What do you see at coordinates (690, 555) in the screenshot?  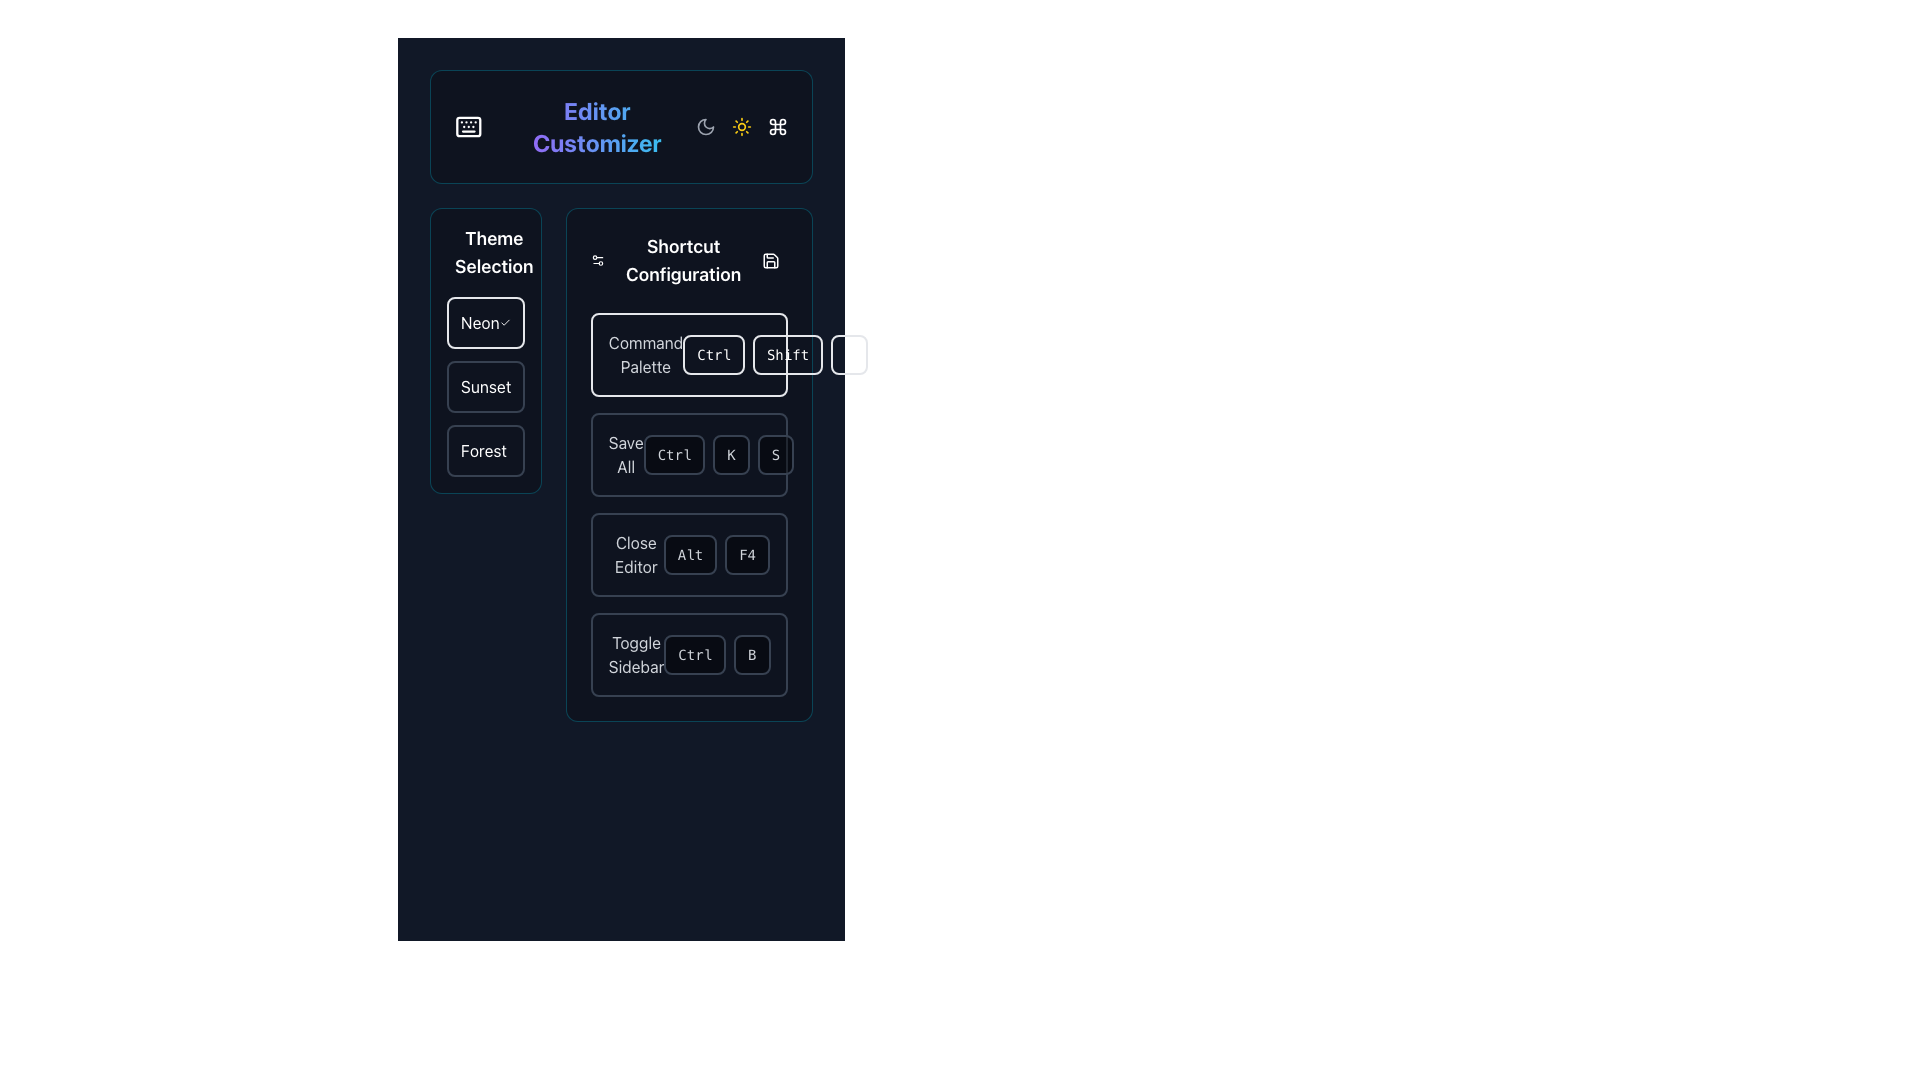 I see `the 'Alt' button-like UI element, which is styled with a black background and rounded corners, located in the third row of the 'Shortcut Configuration' section for the 'Close Editor' shortcut` at bounding box center [690, 555].